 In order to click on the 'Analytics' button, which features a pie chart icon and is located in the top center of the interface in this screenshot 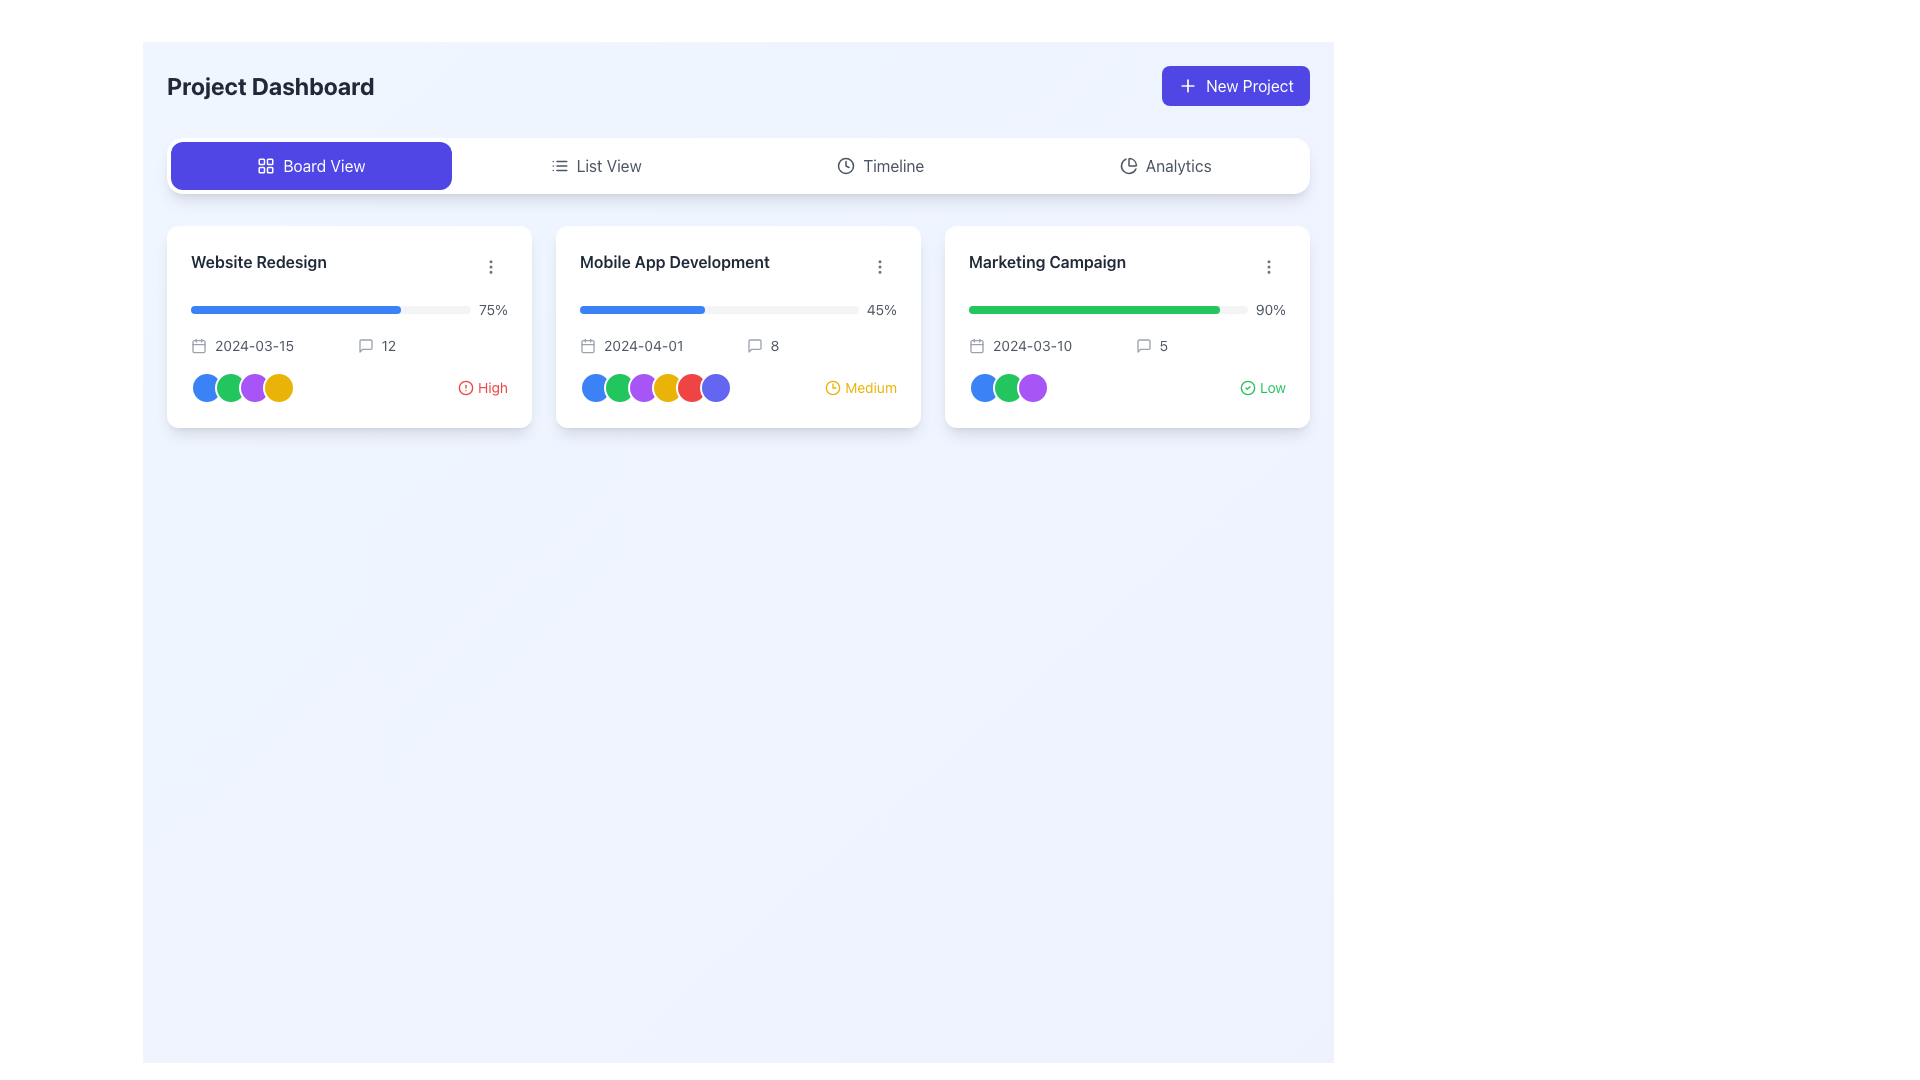, I will do `click(1165, 164)`.